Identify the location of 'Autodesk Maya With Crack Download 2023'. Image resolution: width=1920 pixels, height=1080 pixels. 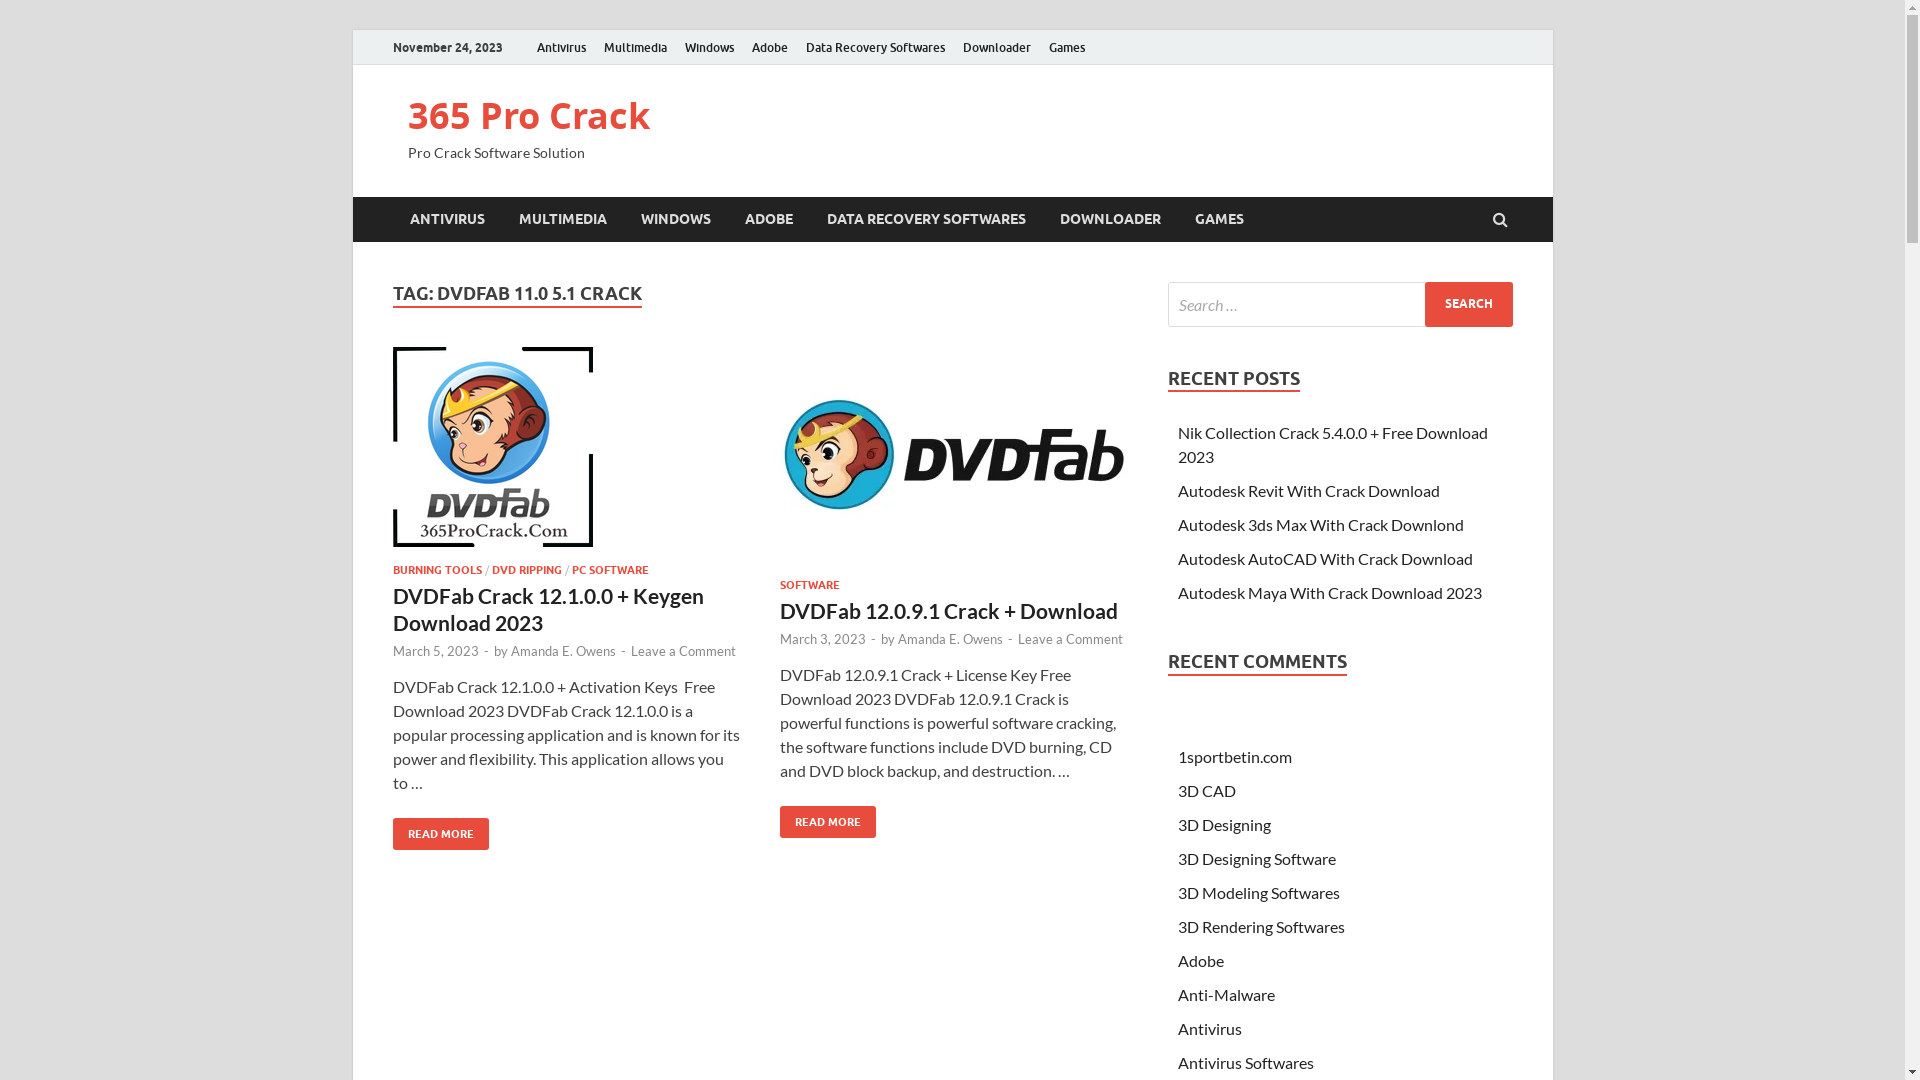
(1329, 591).